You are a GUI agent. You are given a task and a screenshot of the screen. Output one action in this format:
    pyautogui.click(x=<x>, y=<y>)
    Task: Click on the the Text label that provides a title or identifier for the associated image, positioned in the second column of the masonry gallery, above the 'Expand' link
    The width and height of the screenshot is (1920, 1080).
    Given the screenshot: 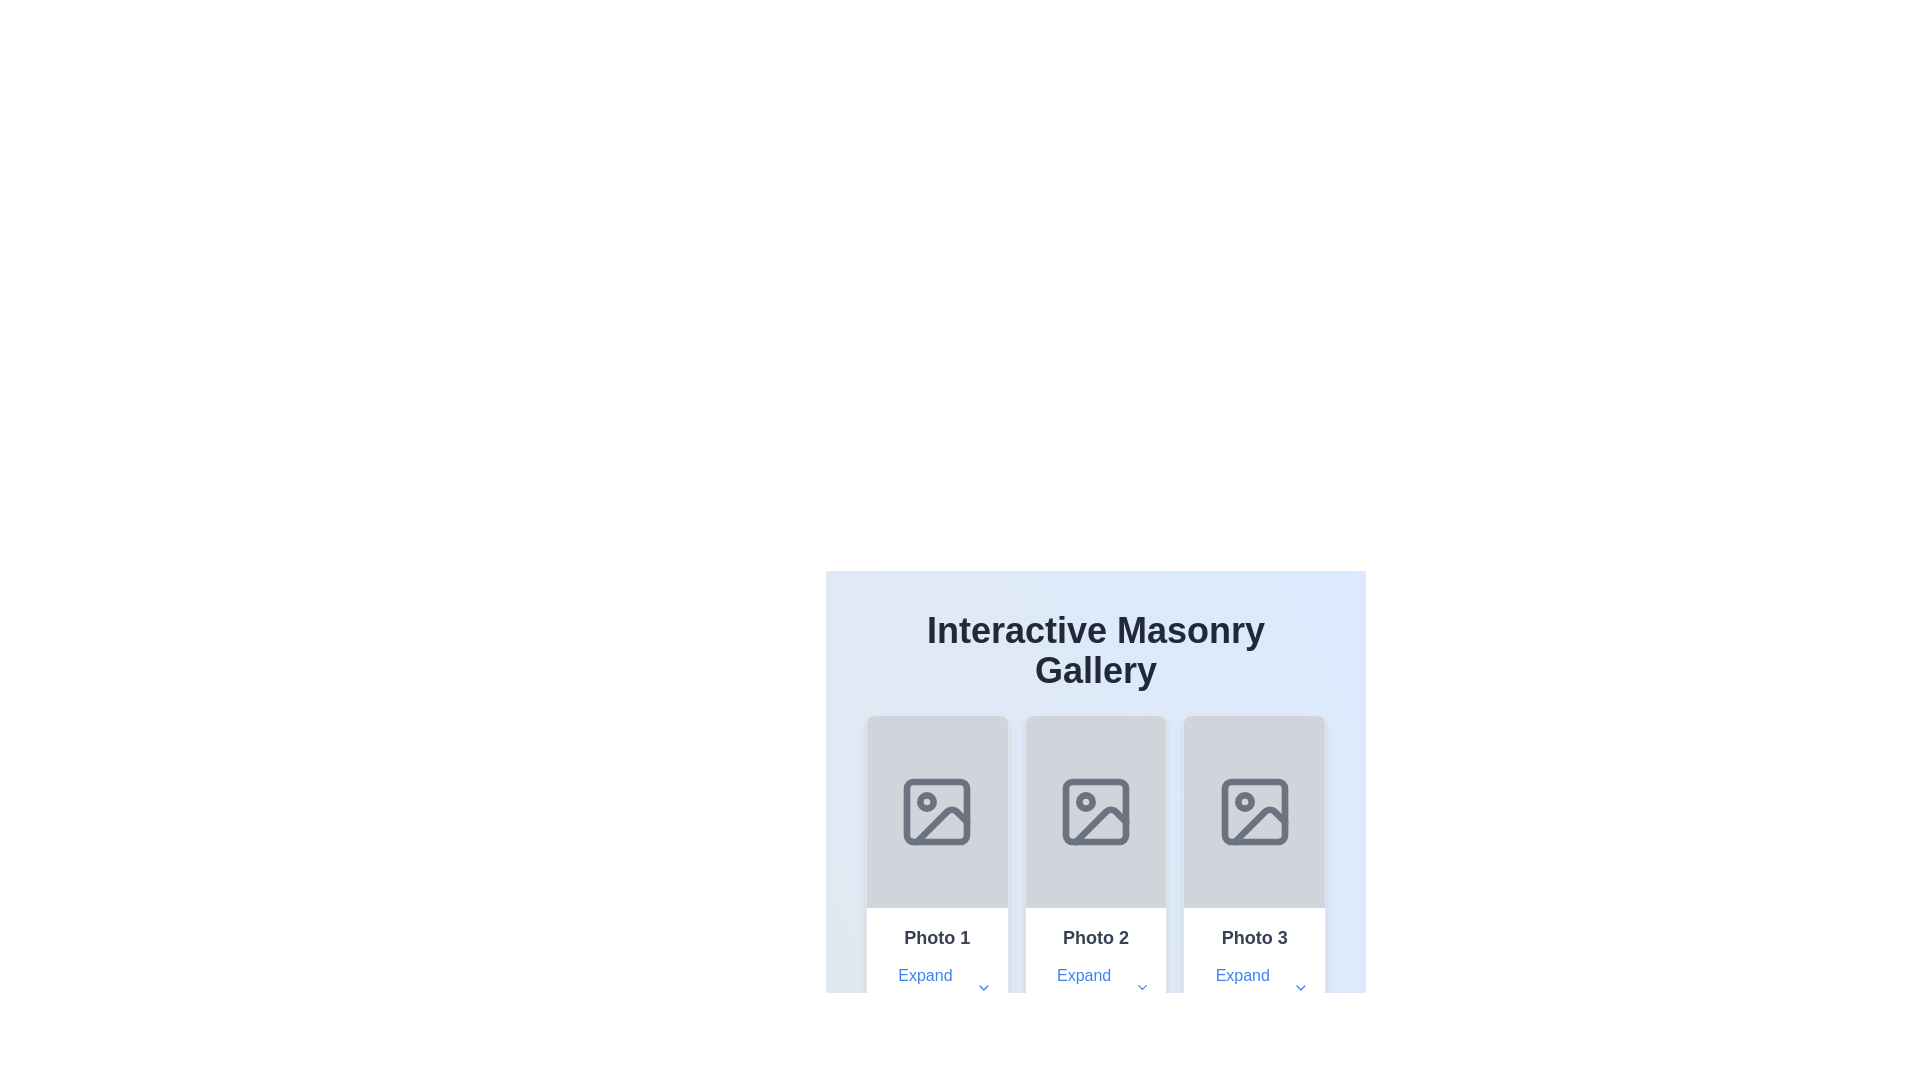 What is the action you would take?
    pyautogui.click(x=1094, y=937)
    